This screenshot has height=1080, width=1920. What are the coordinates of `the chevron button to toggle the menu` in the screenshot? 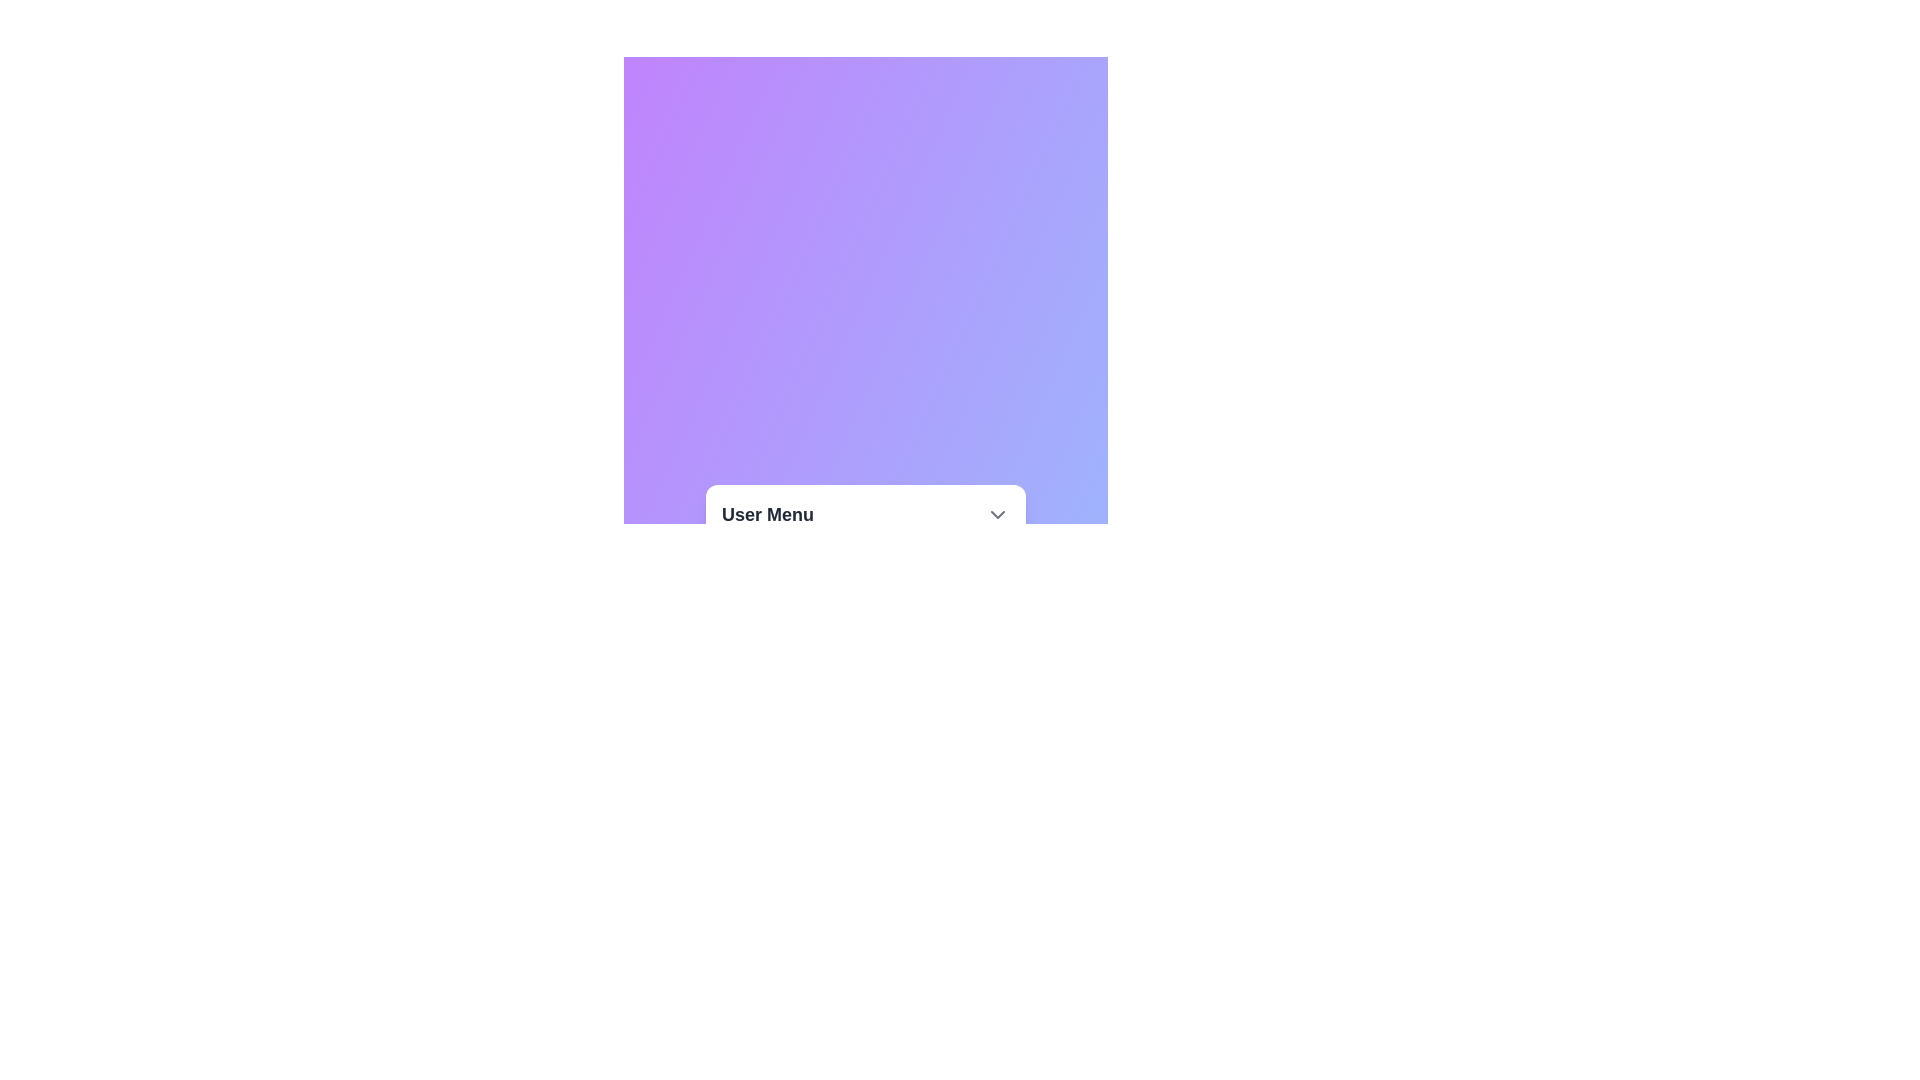 It's located at (998, 514).